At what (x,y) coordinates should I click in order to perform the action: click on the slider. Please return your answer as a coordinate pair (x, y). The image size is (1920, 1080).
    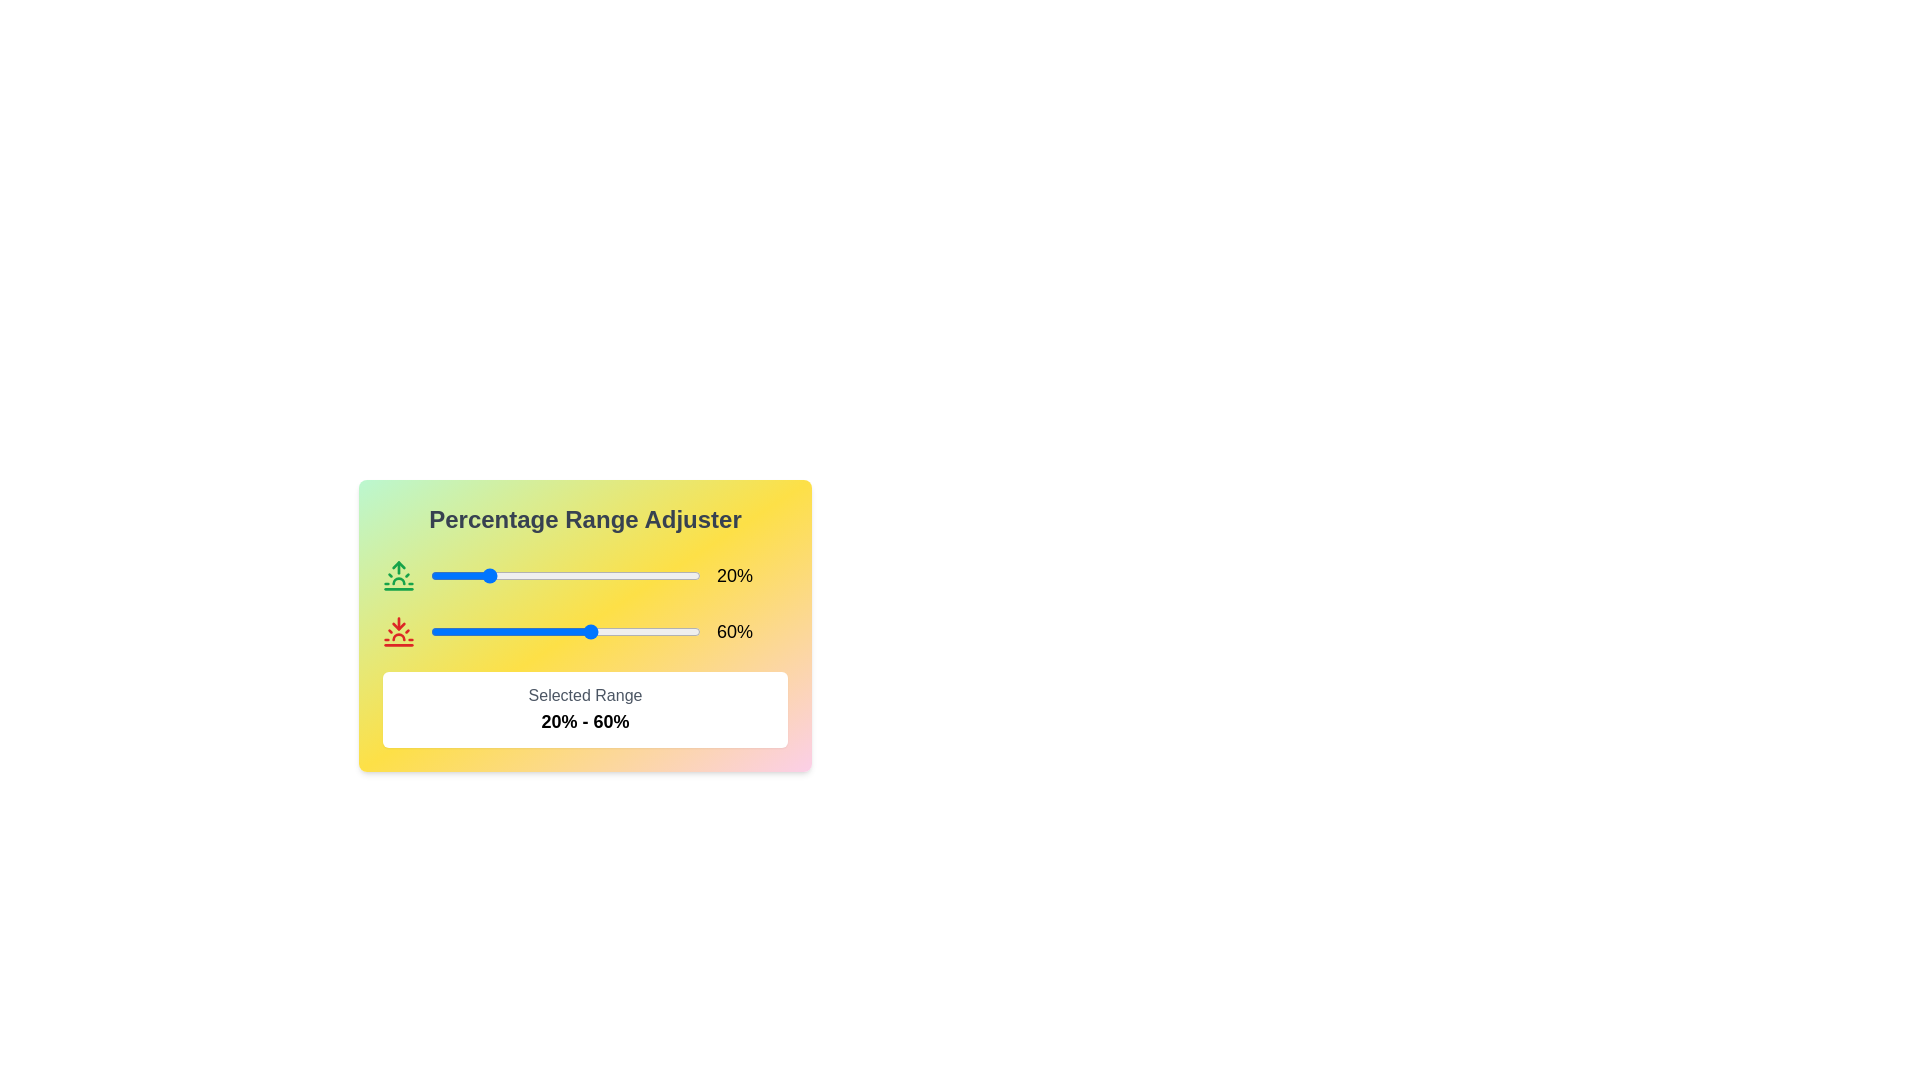
    Looking at the image, I should click on (487, 575).